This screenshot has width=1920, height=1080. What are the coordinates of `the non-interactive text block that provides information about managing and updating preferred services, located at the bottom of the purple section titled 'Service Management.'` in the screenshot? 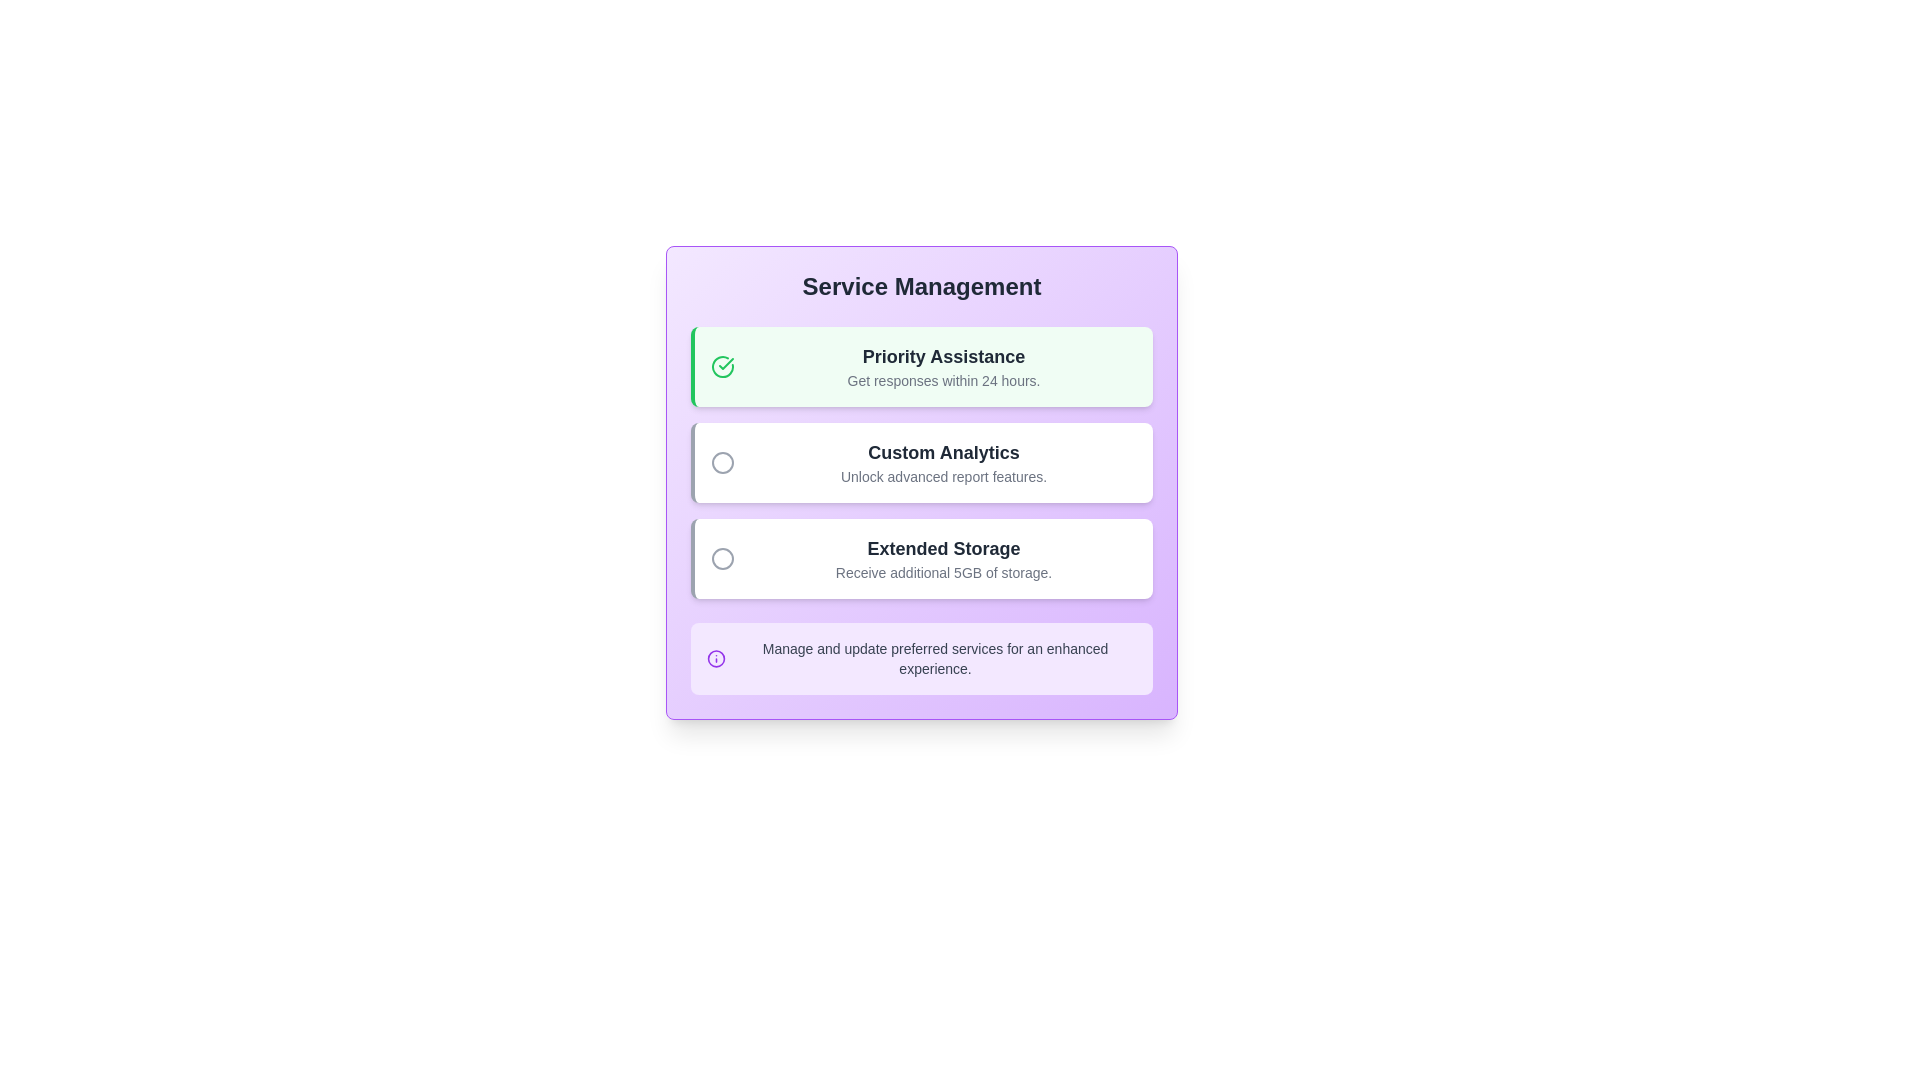 It's located at (934, 659).